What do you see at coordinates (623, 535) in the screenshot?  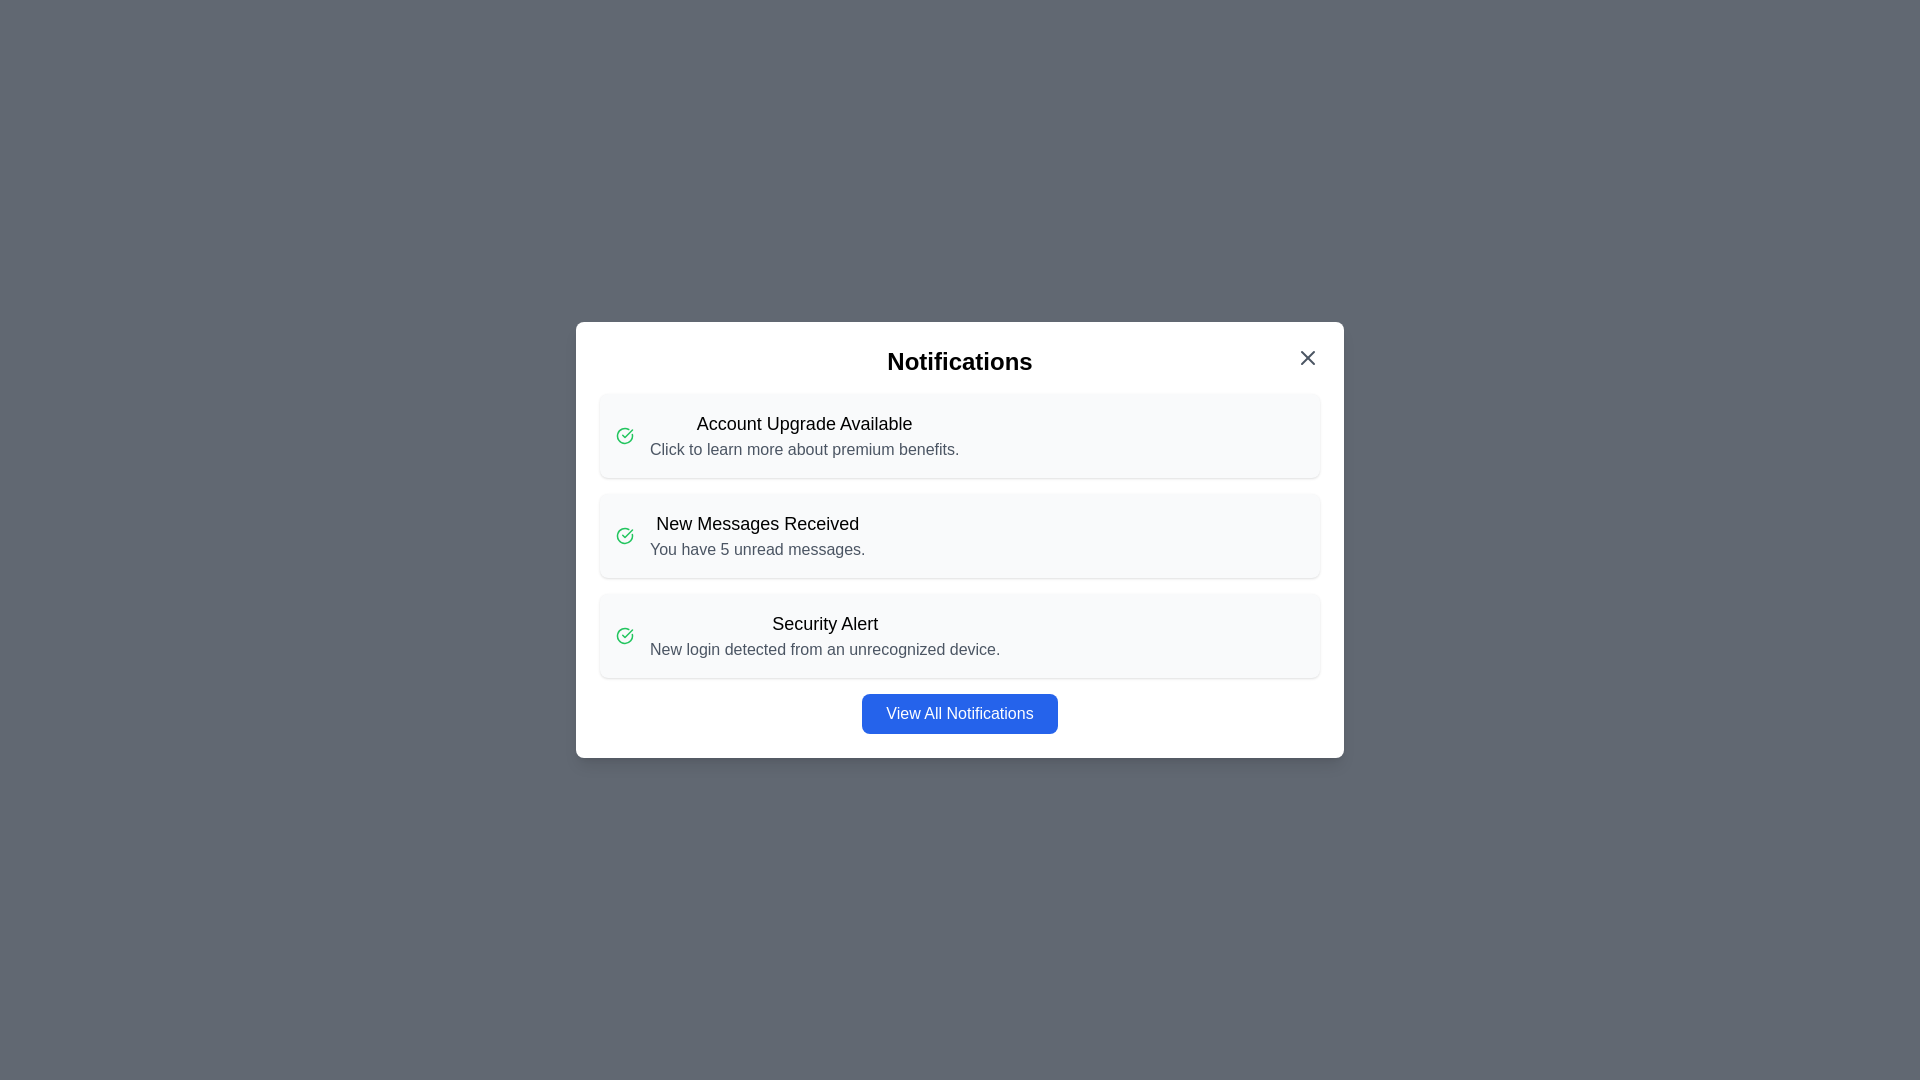 I see `the status indicator icon for the 'New Messages Received' notification to mark it as resolved or acknowledged` at bounding box center [623, 535].